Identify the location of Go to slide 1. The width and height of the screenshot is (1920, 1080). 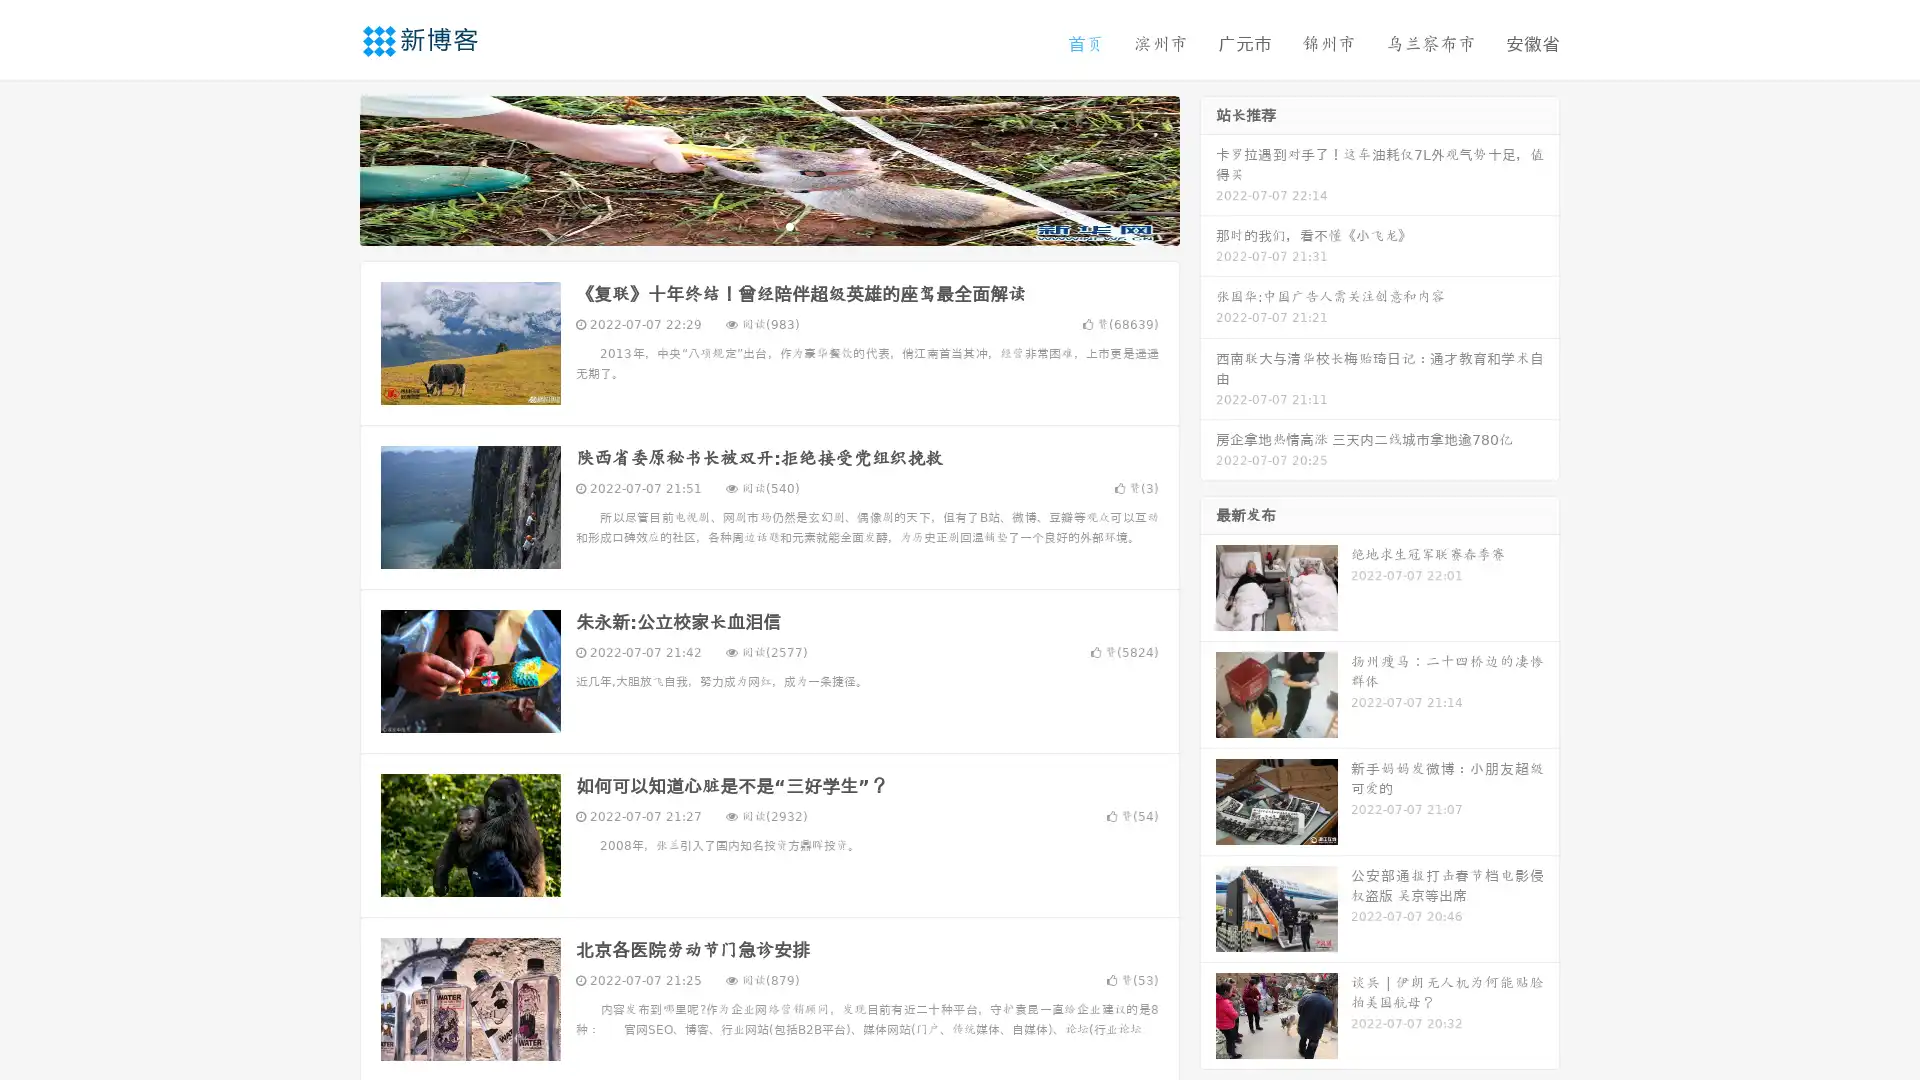
(748, 225).